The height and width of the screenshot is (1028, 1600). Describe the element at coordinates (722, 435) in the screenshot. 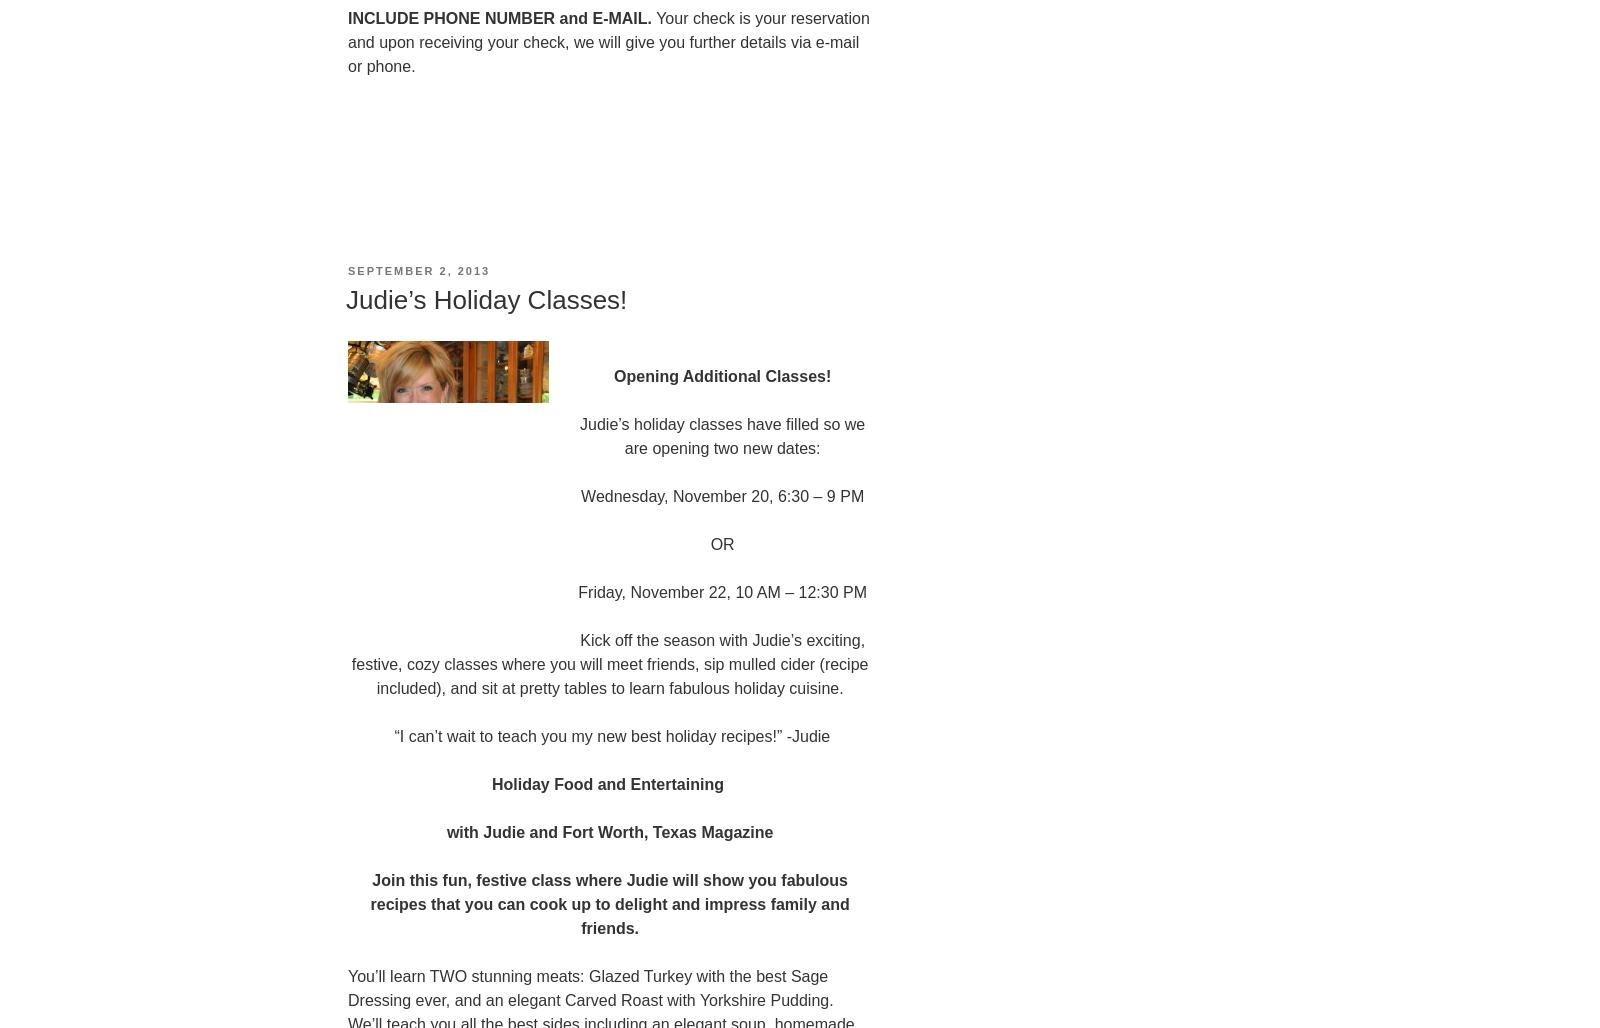

I see `'Judie’s holiday classes have filled so we are opening two new dates:'` at that location.